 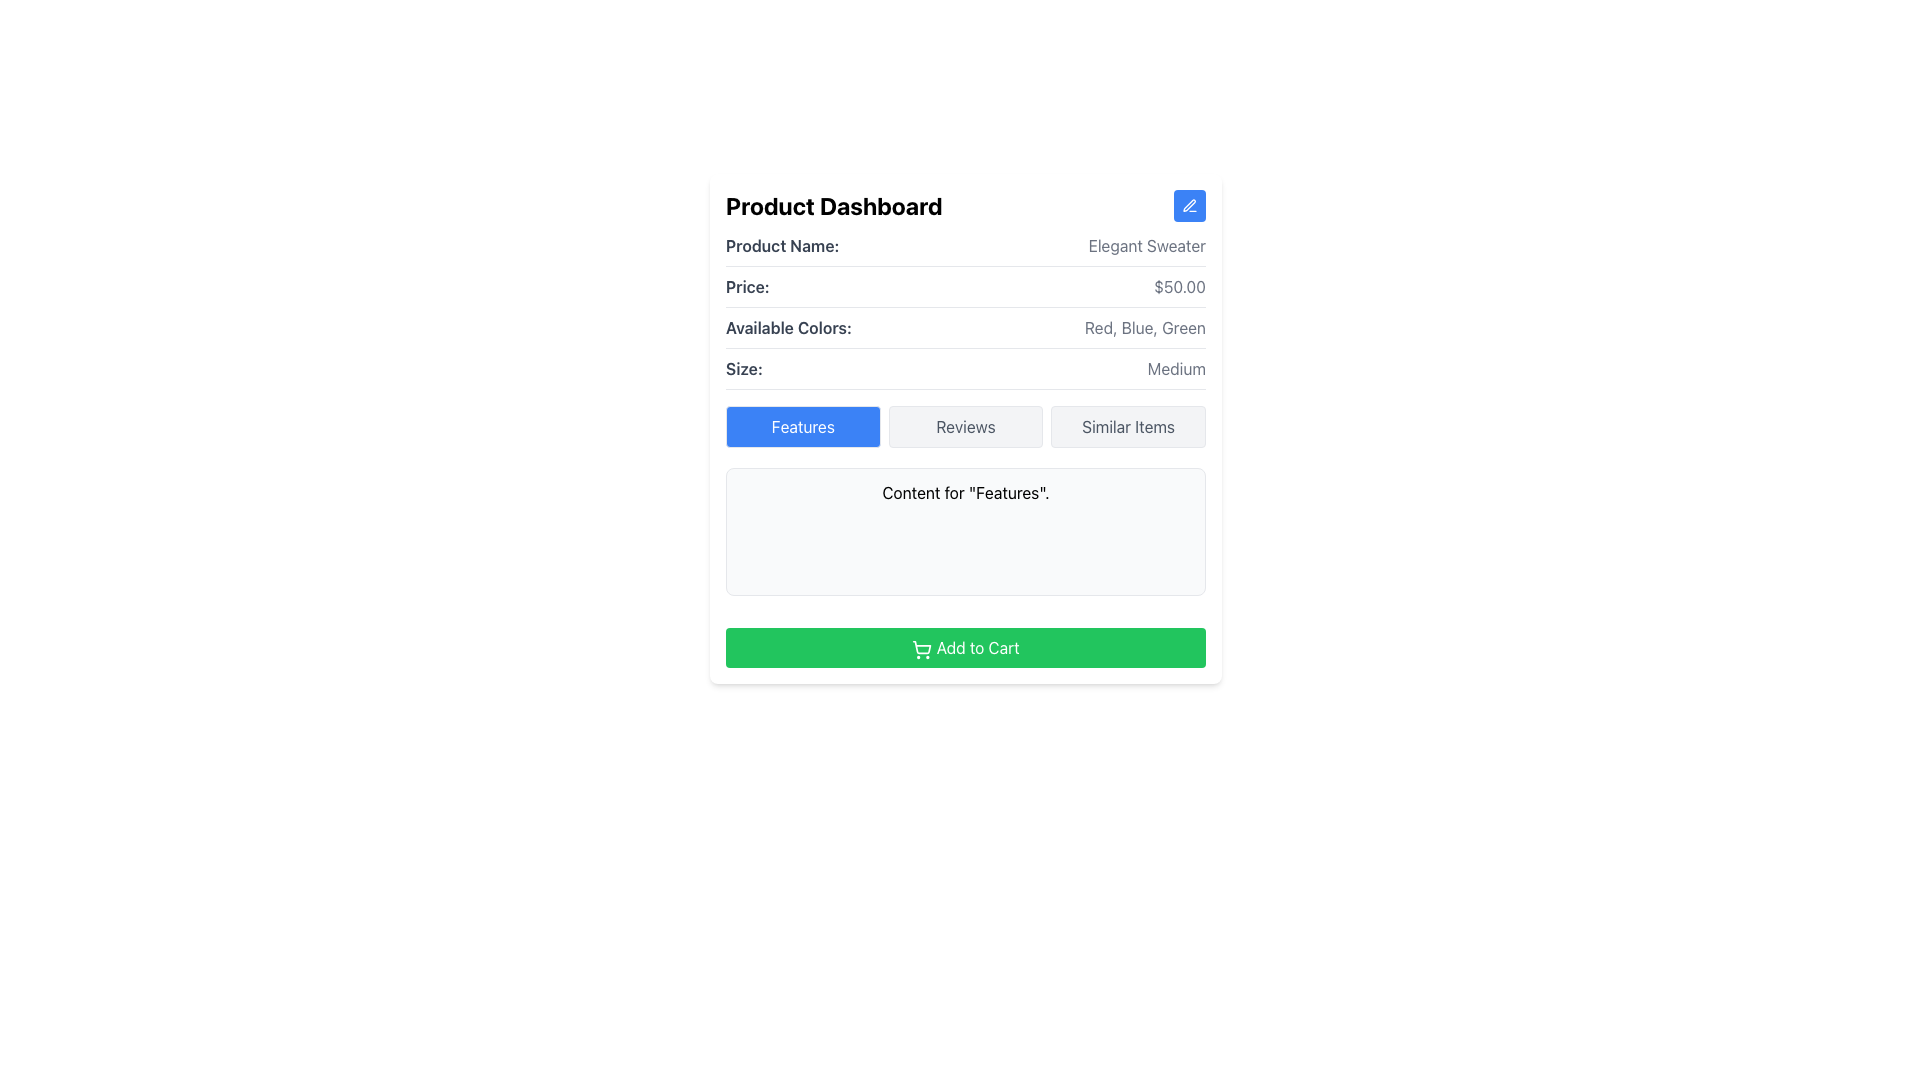 What do you see at coordinates (781, 245) in the screenshot?
I see `the bolded text label 'Product Name:' located in the top left area of the product details section, under the 'Product Dashboard' heading` at bounding box center [781, 245].